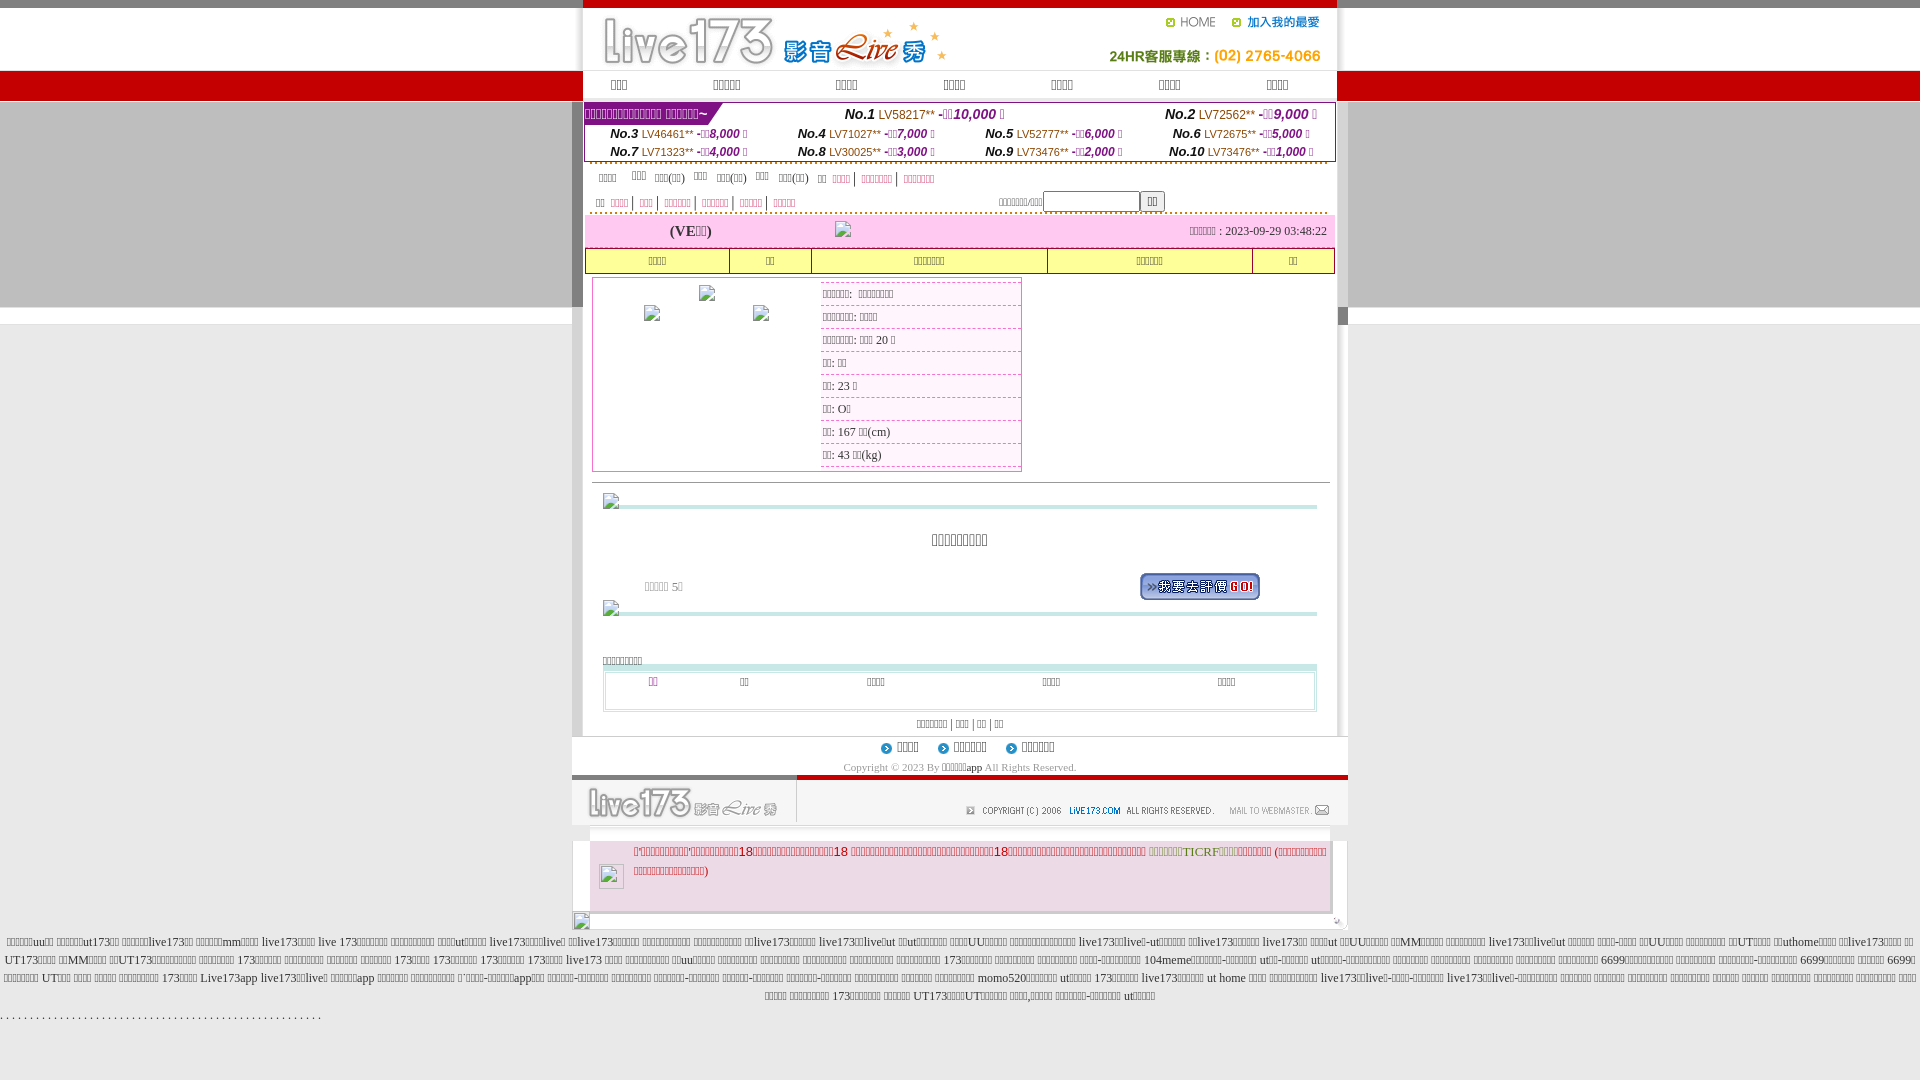 The width and height of the screenshot is (1920, 1080). What do you see at coordinates (144, 1014) in the screenshot?
I see `'.'` at bounding box center [144, 1014].